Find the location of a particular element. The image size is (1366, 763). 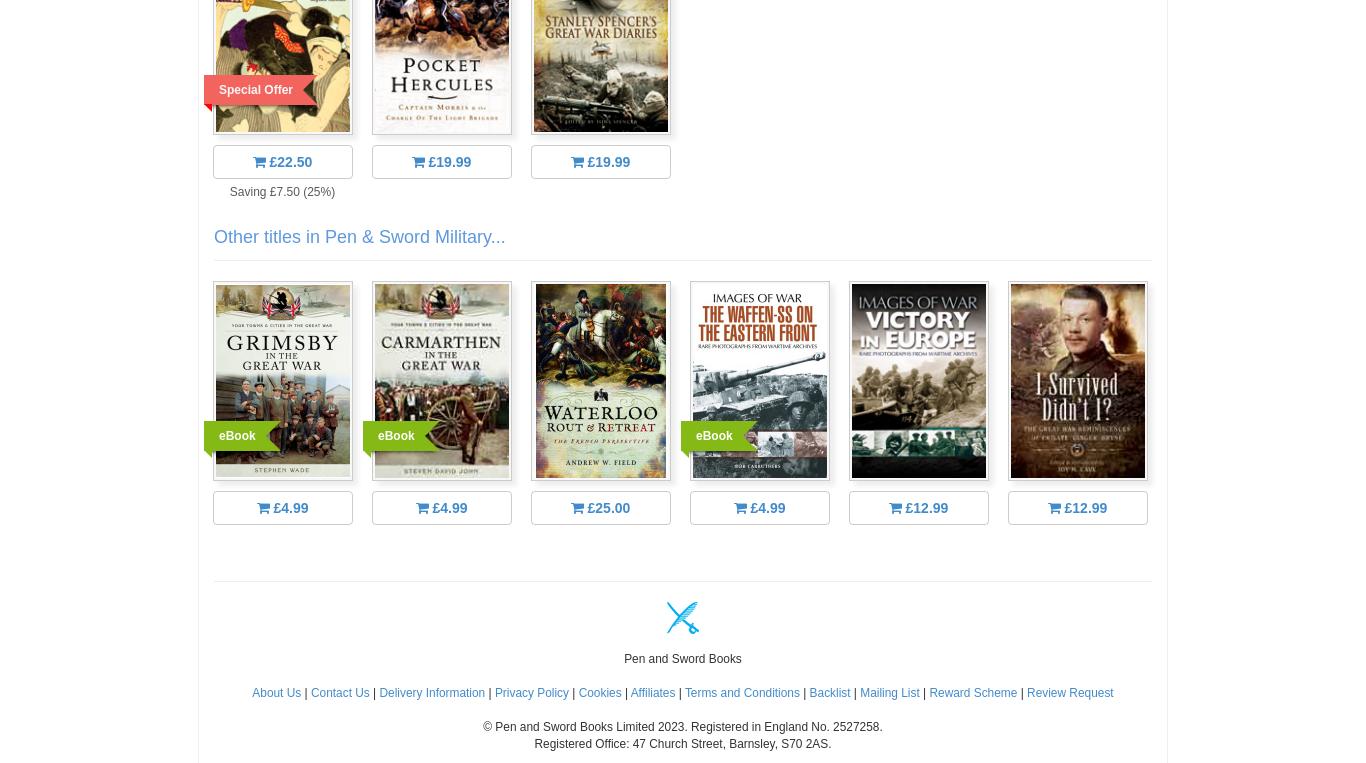

'Delivery Information' is located at coordinates (431, 692).